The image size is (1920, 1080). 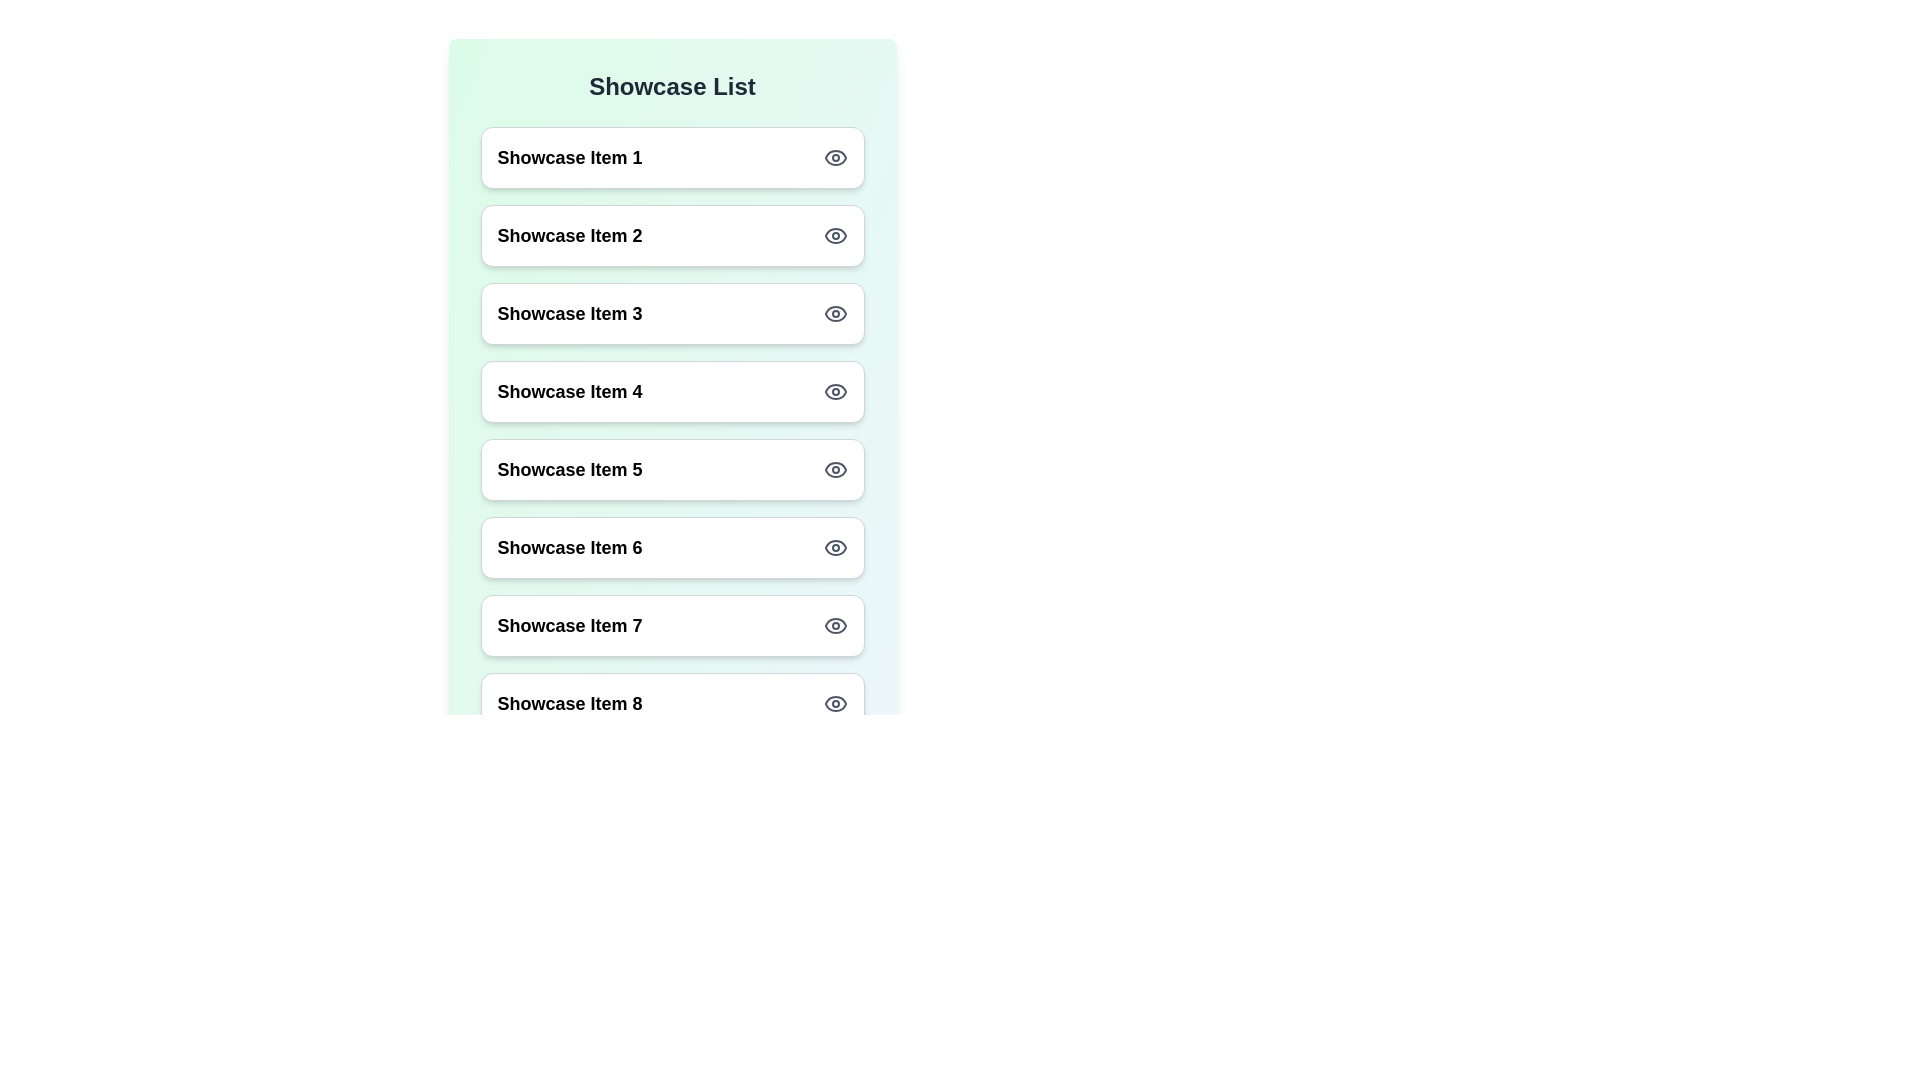 I want to click on the title 'Showcase List' to interact with it, so click(x=672, y=86).